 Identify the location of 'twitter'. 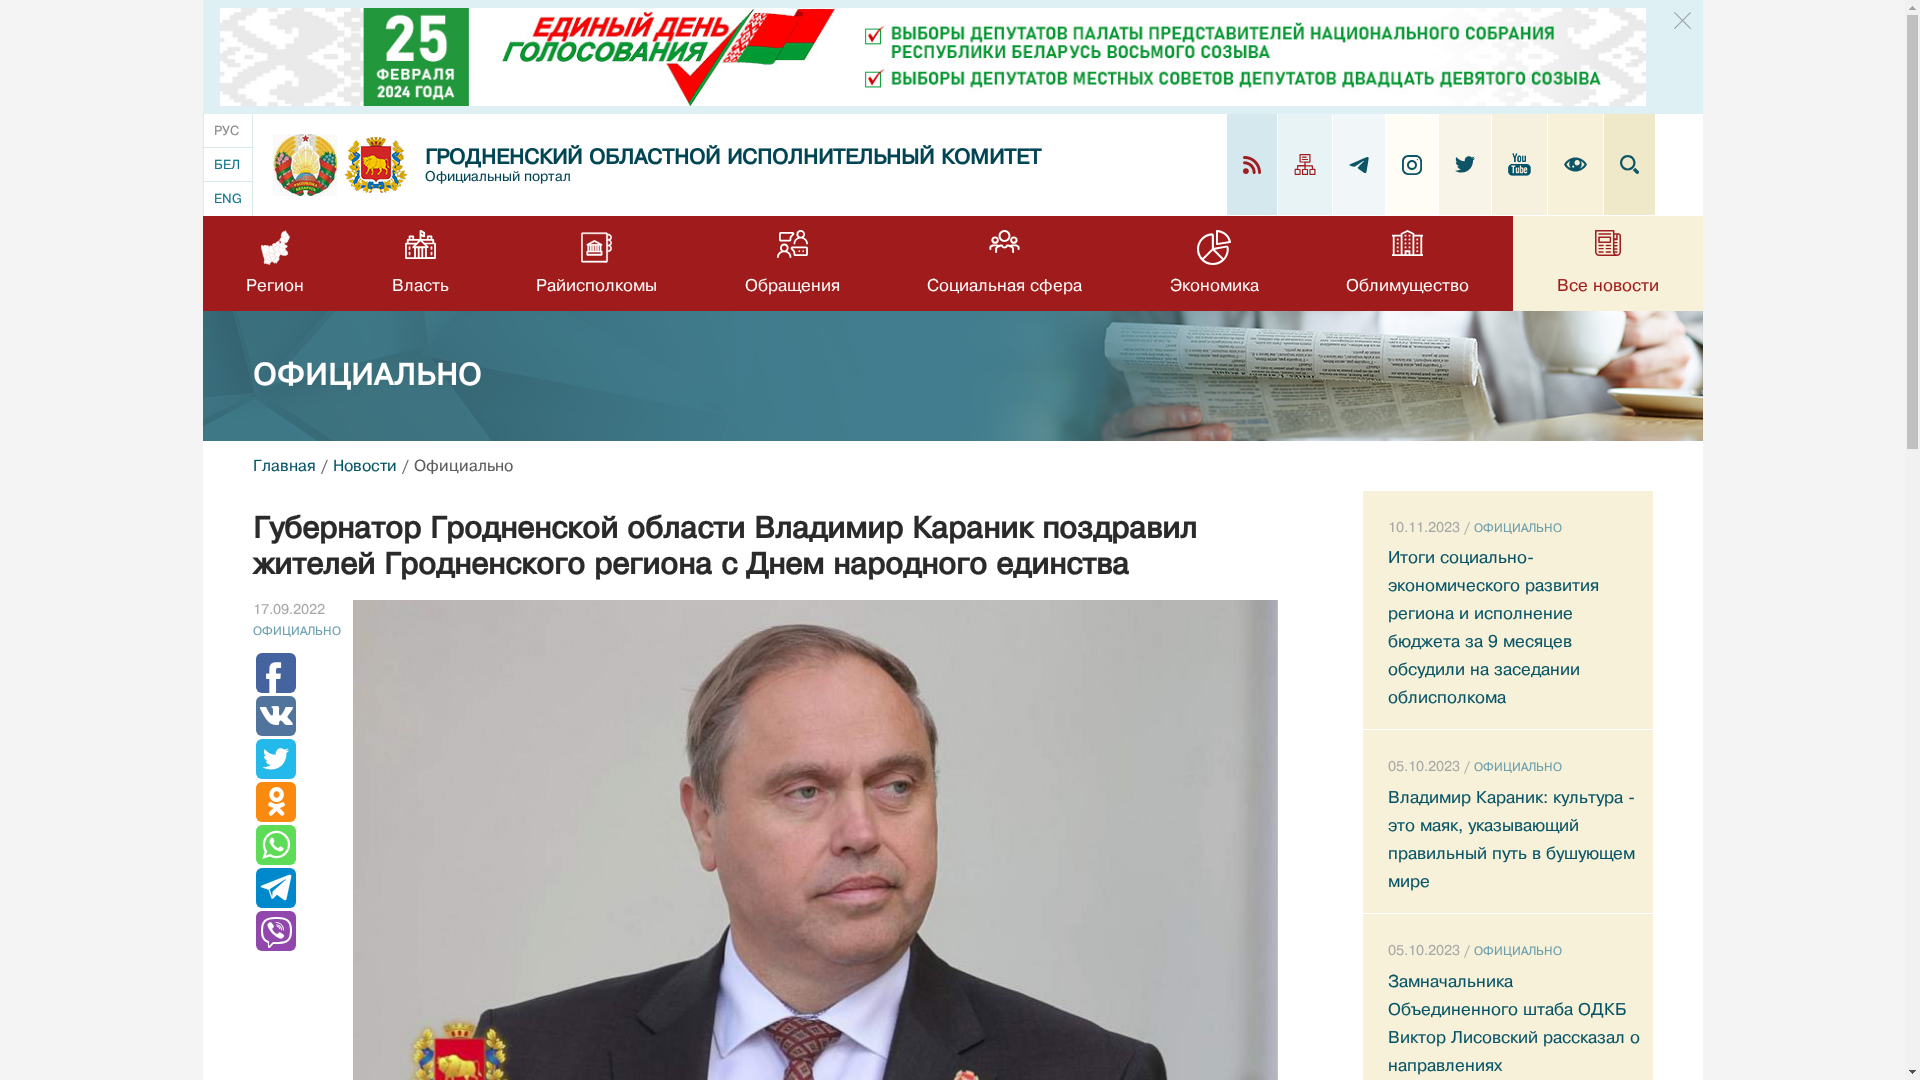
(1464, 163).